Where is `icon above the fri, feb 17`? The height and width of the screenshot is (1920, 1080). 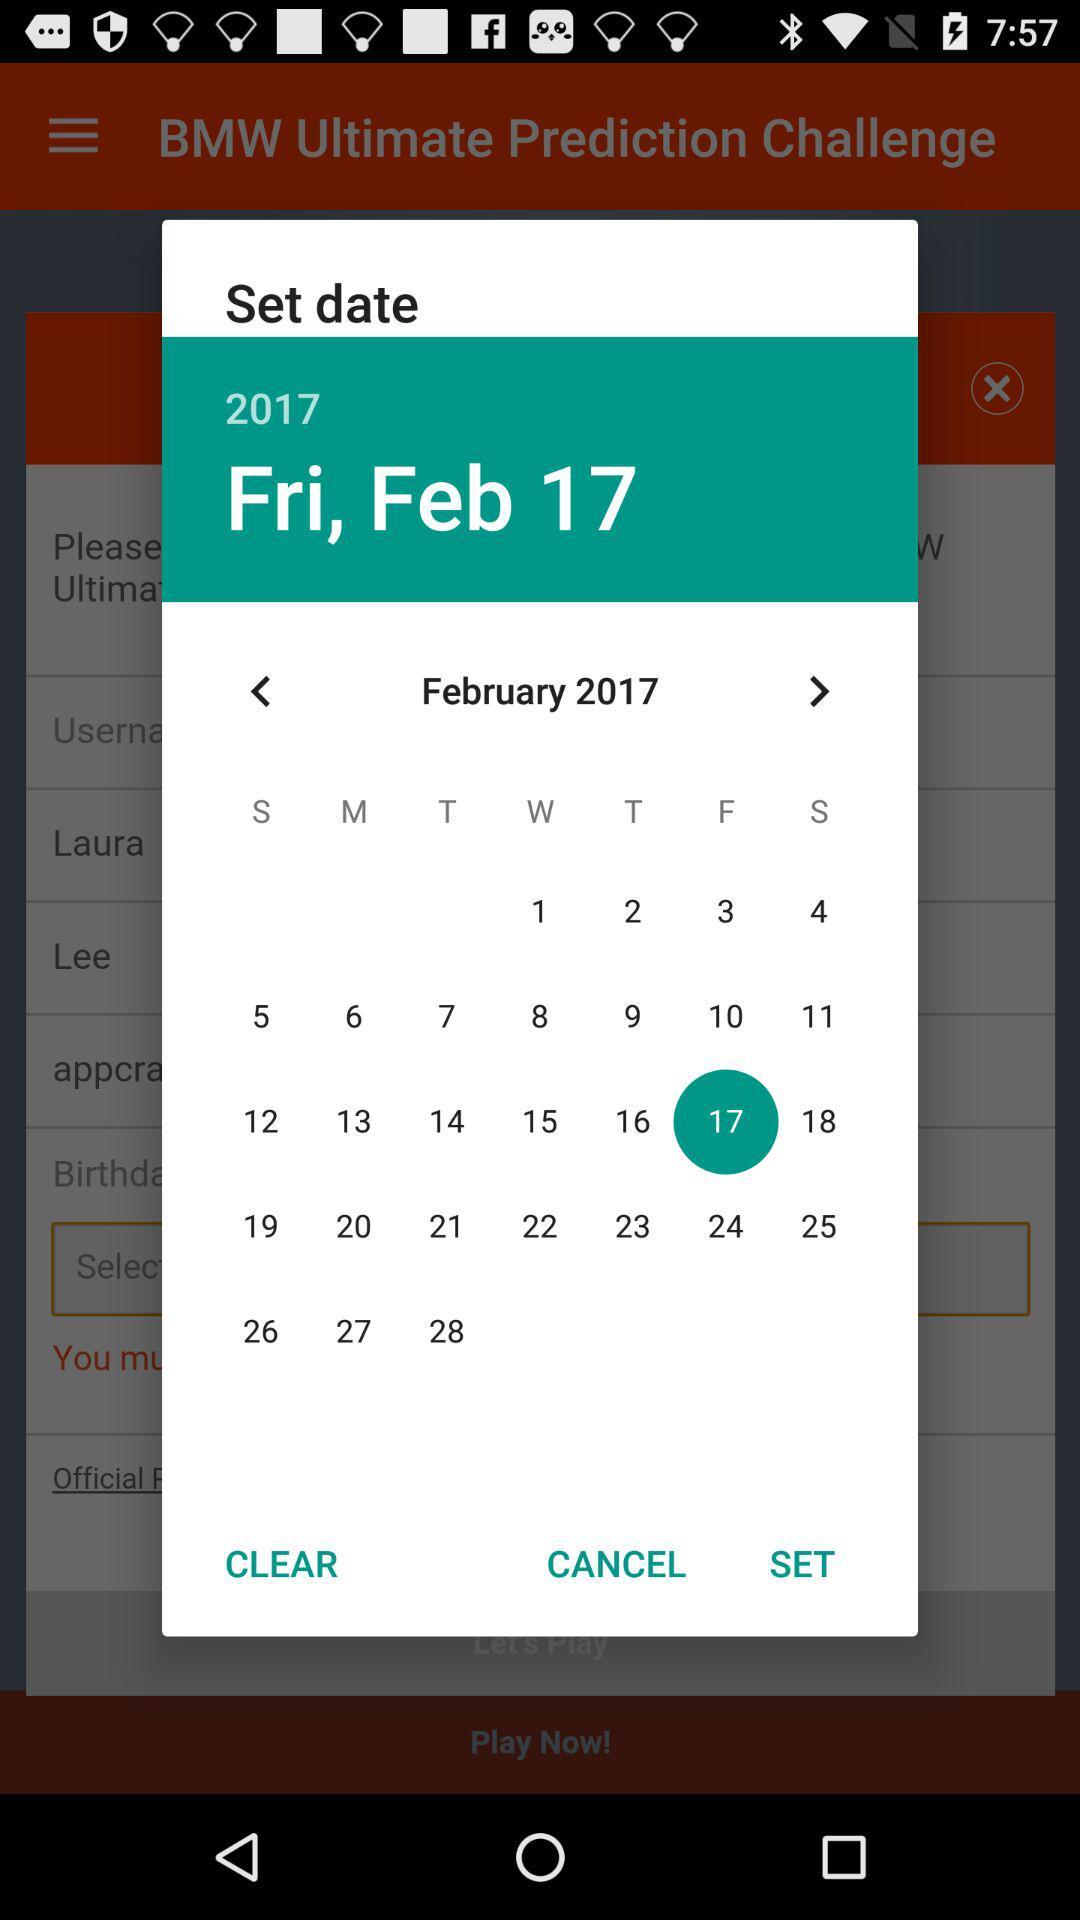 icon above the fri, feb 17 is located at coordinates (540, 386).